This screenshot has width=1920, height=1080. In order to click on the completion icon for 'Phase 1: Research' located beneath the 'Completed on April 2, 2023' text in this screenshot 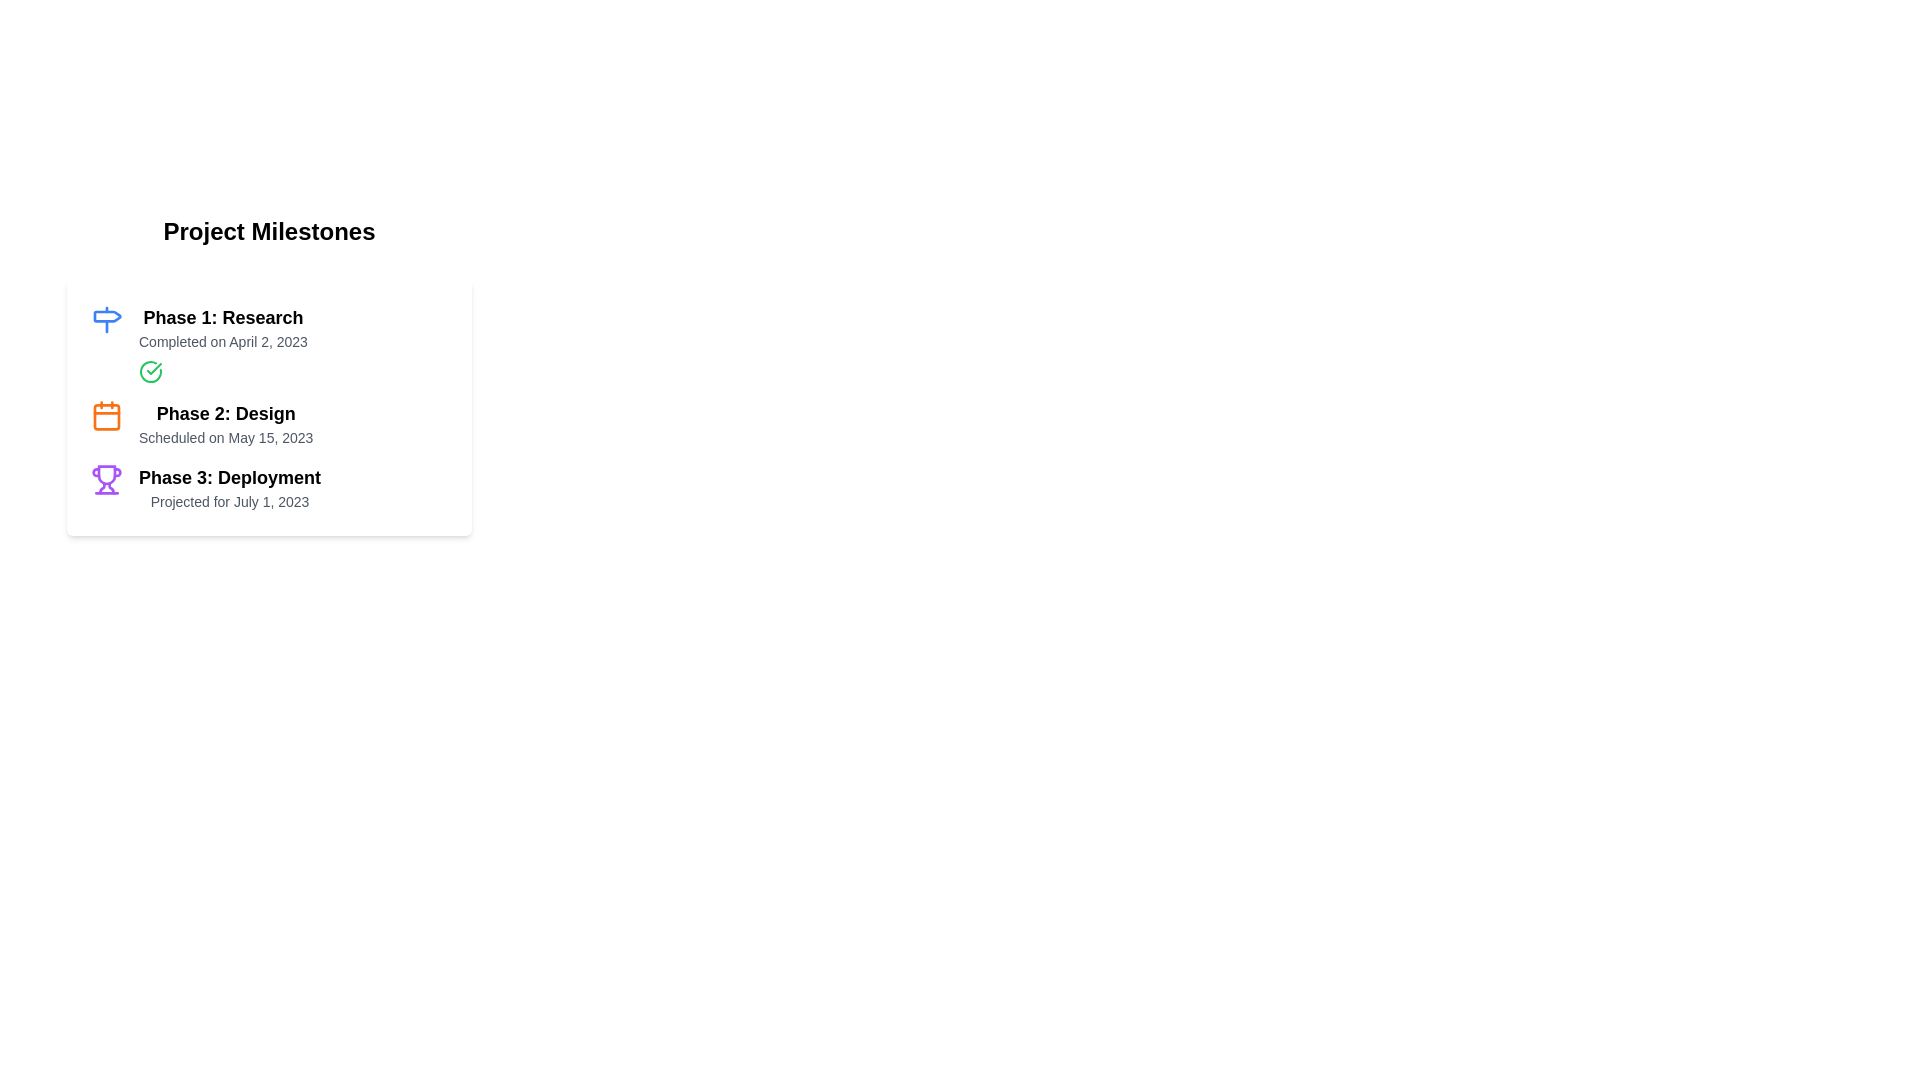, I will do `click(149, 371)`.